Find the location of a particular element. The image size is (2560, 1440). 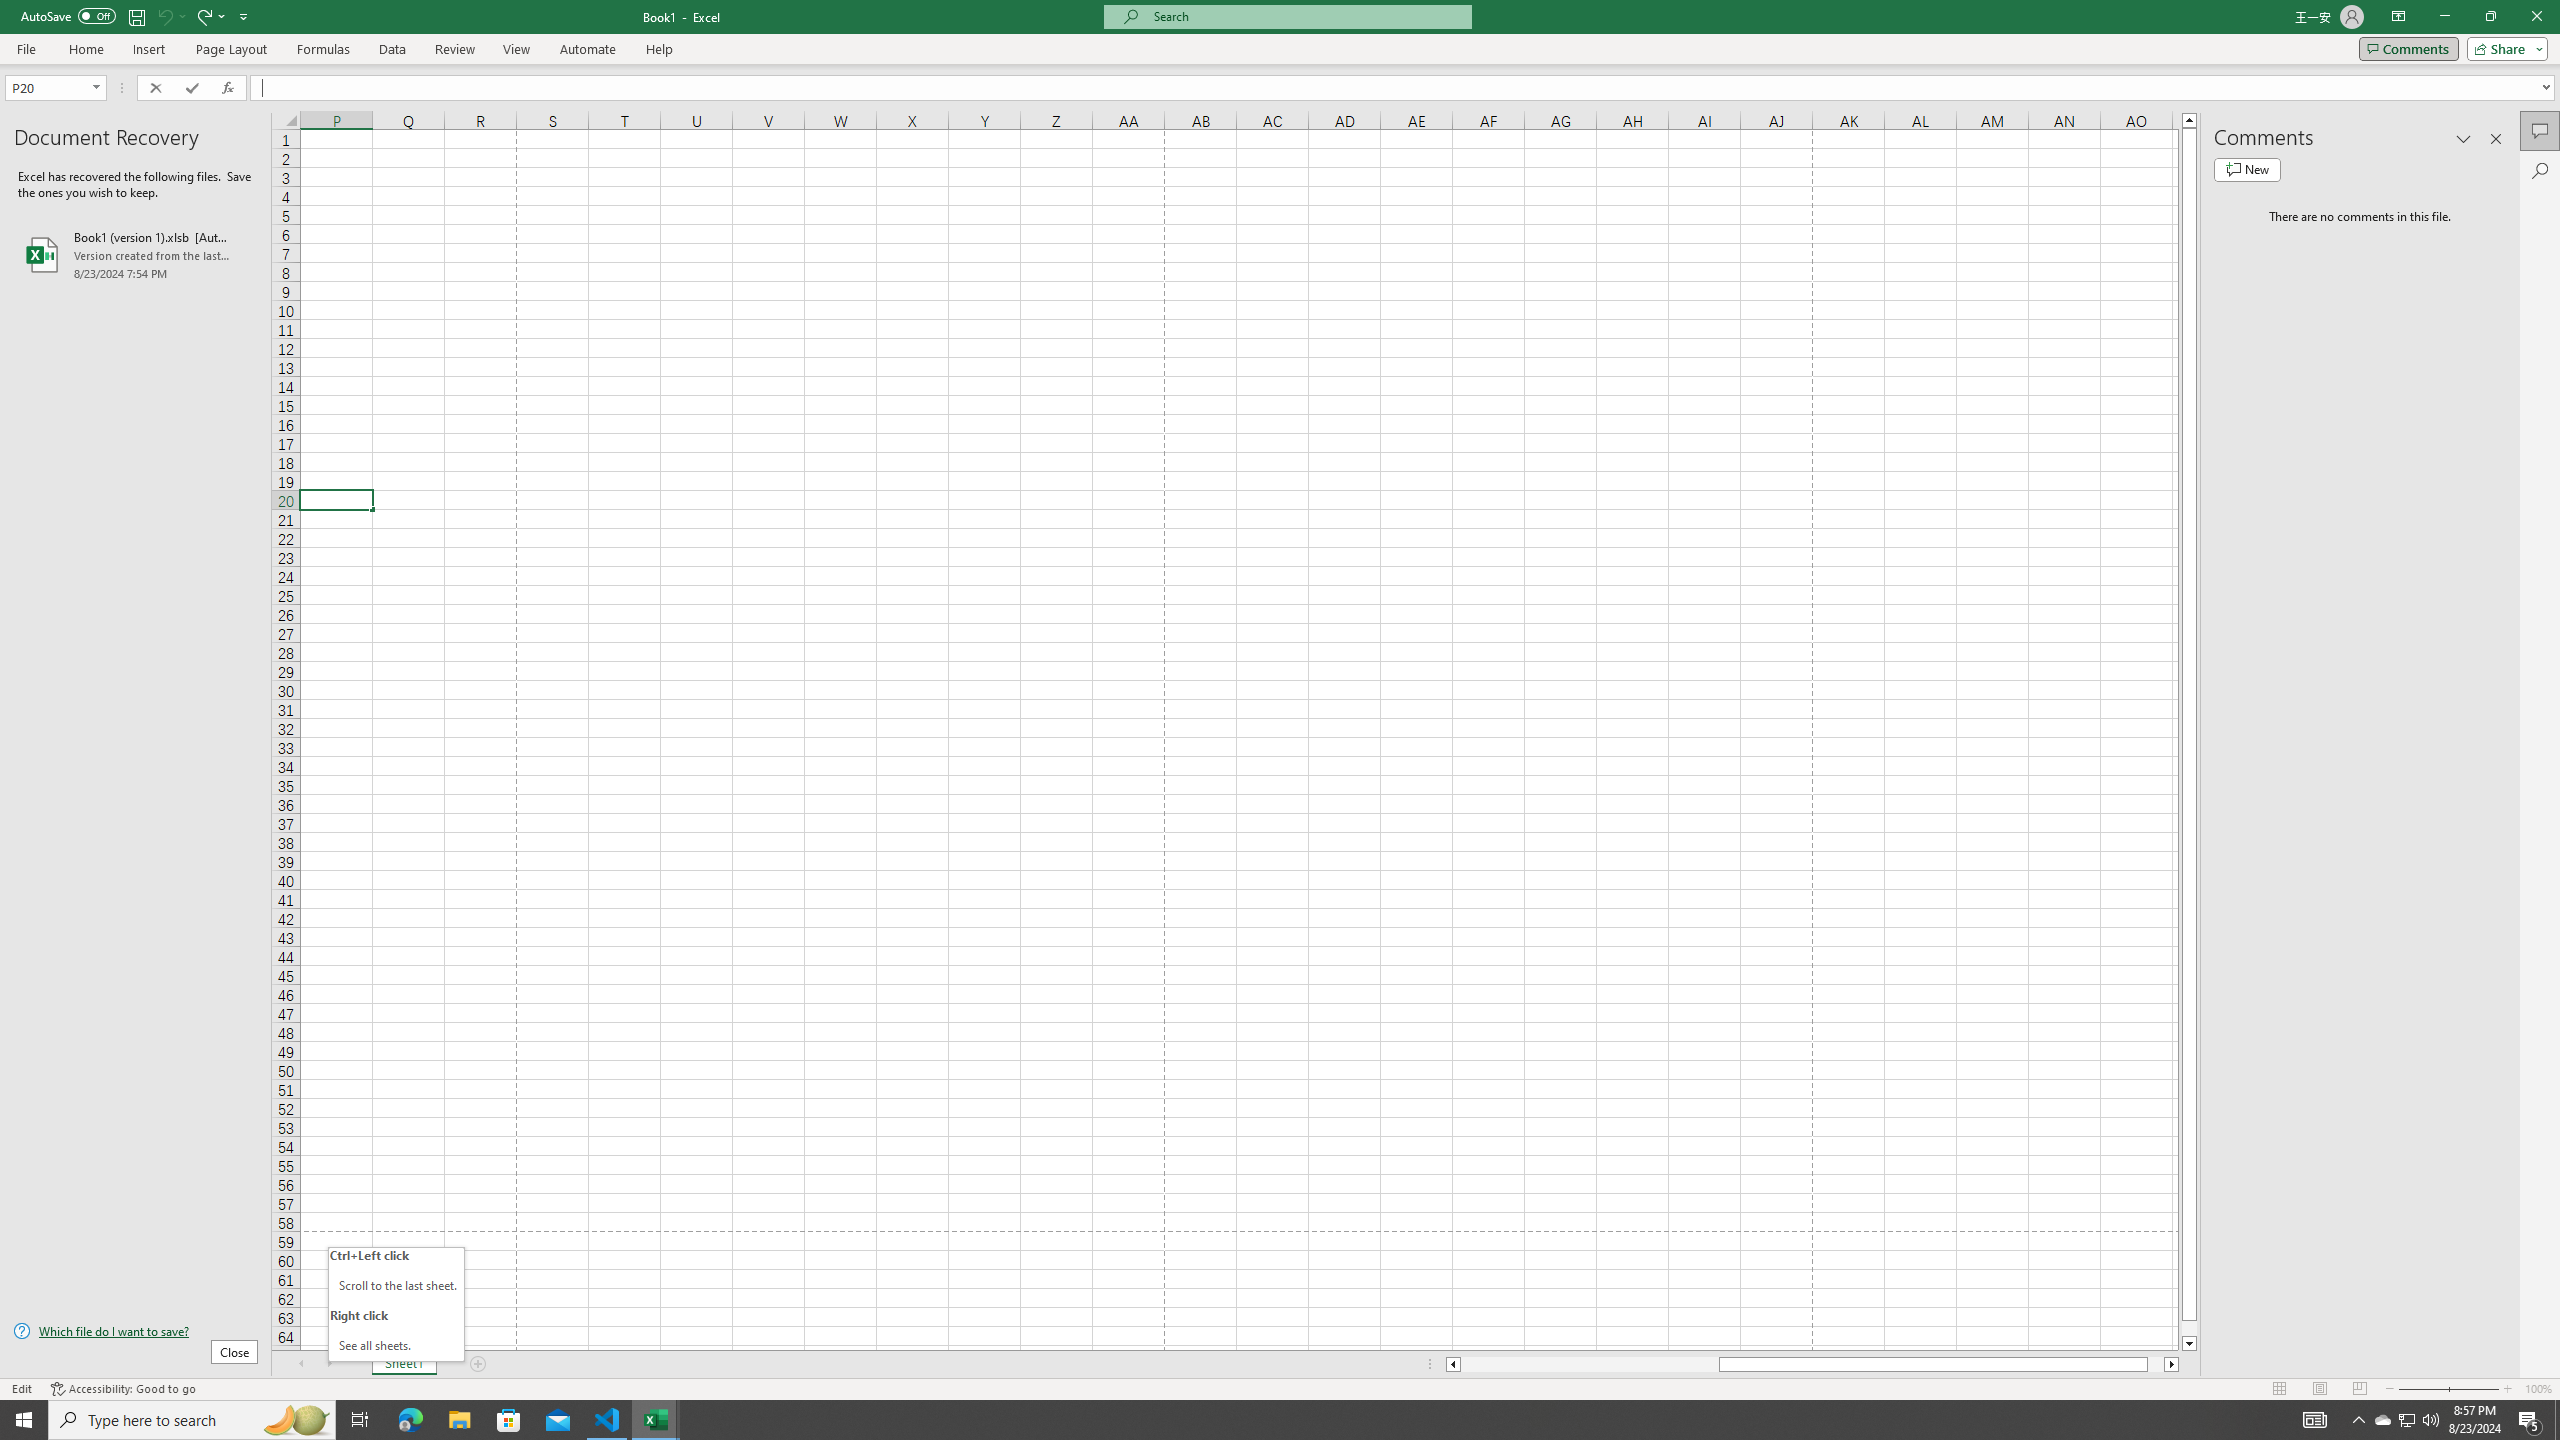

'Automate' is located at coordinates (587, 49).